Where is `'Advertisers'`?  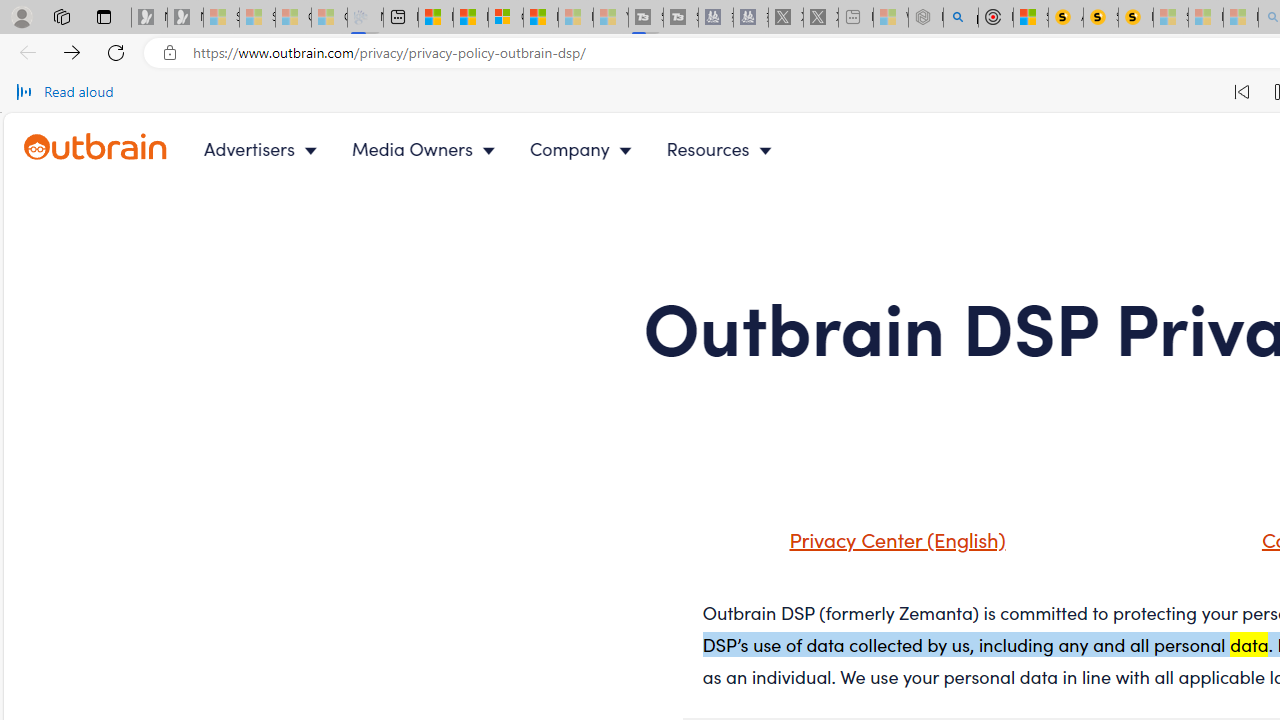 'Advertisers' is located at coordinates (263, 148).